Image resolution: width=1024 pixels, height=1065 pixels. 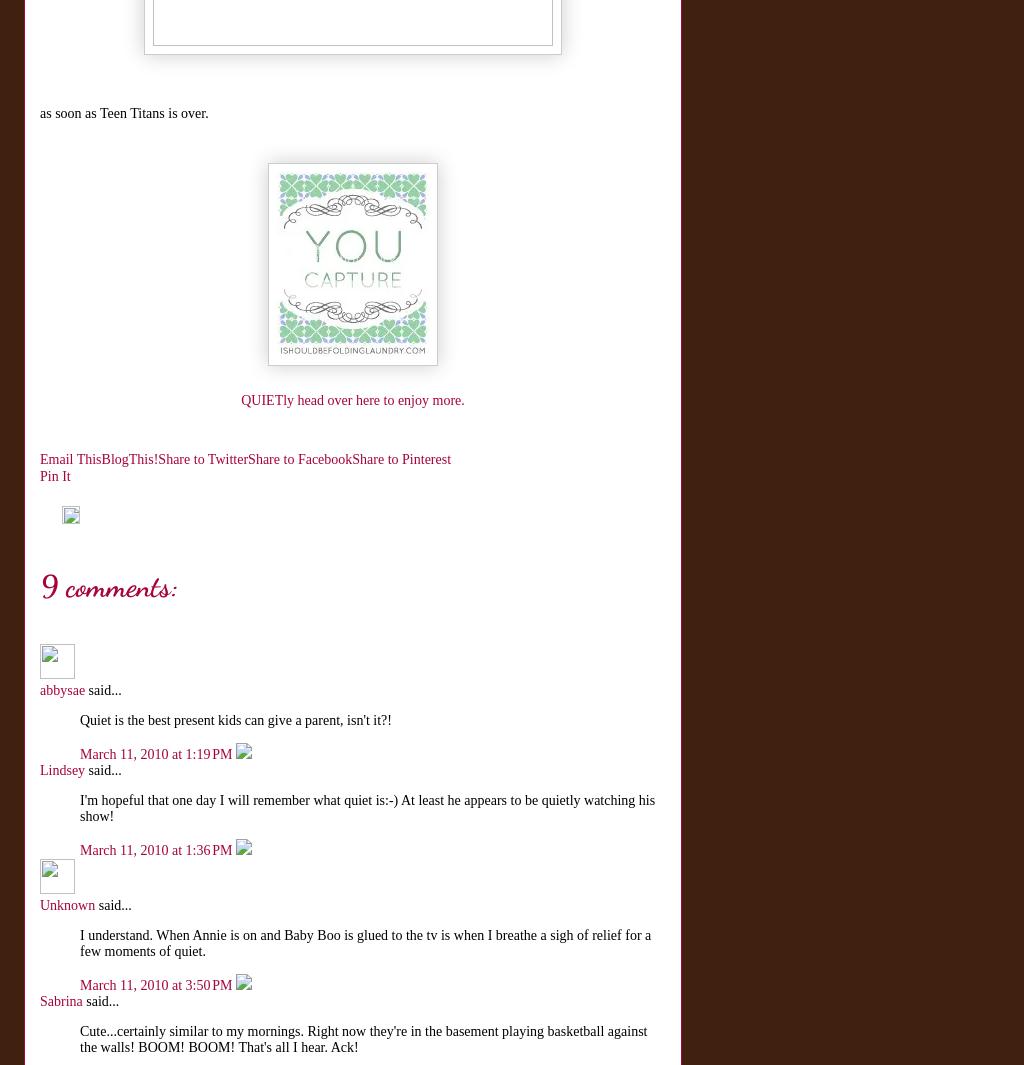 I want to click on 'abbysae', so click(x=61, y=690).